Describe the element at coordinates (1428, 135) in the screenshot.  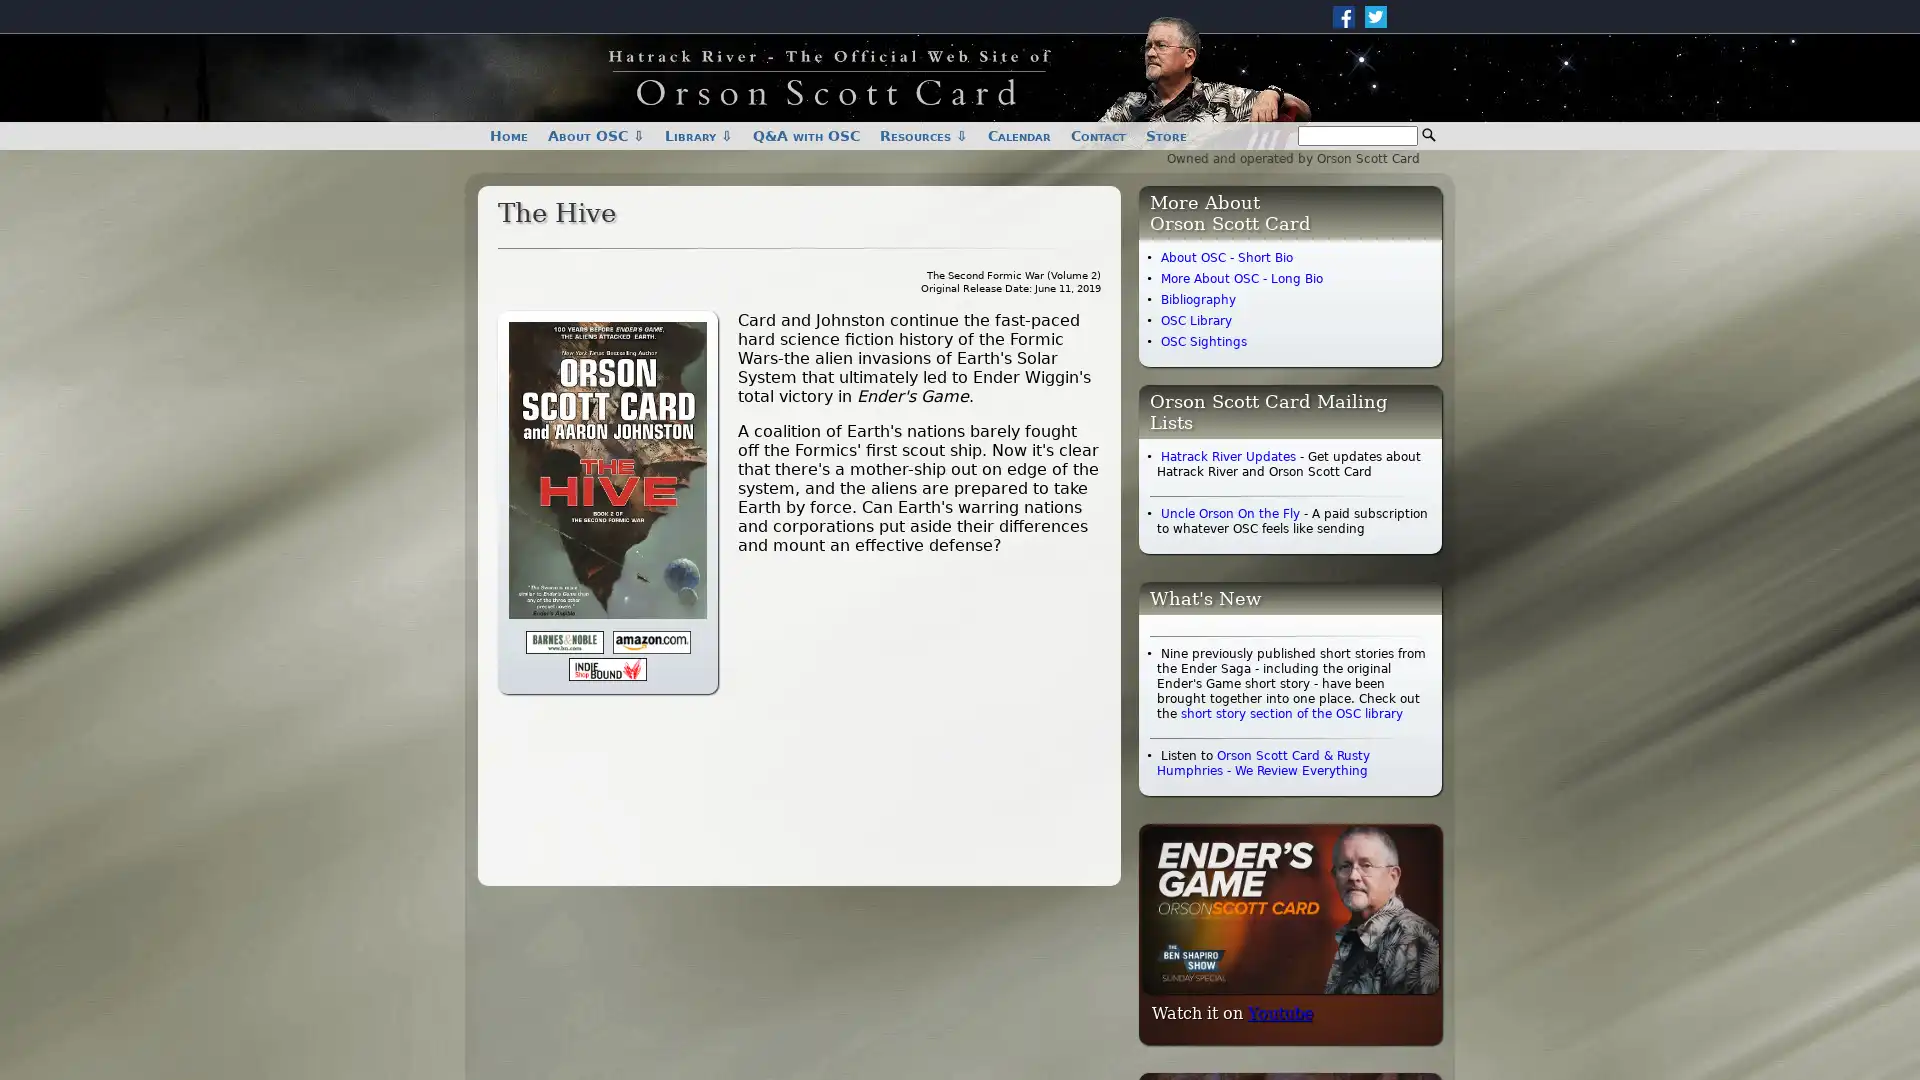
I see `Submit` at that location.